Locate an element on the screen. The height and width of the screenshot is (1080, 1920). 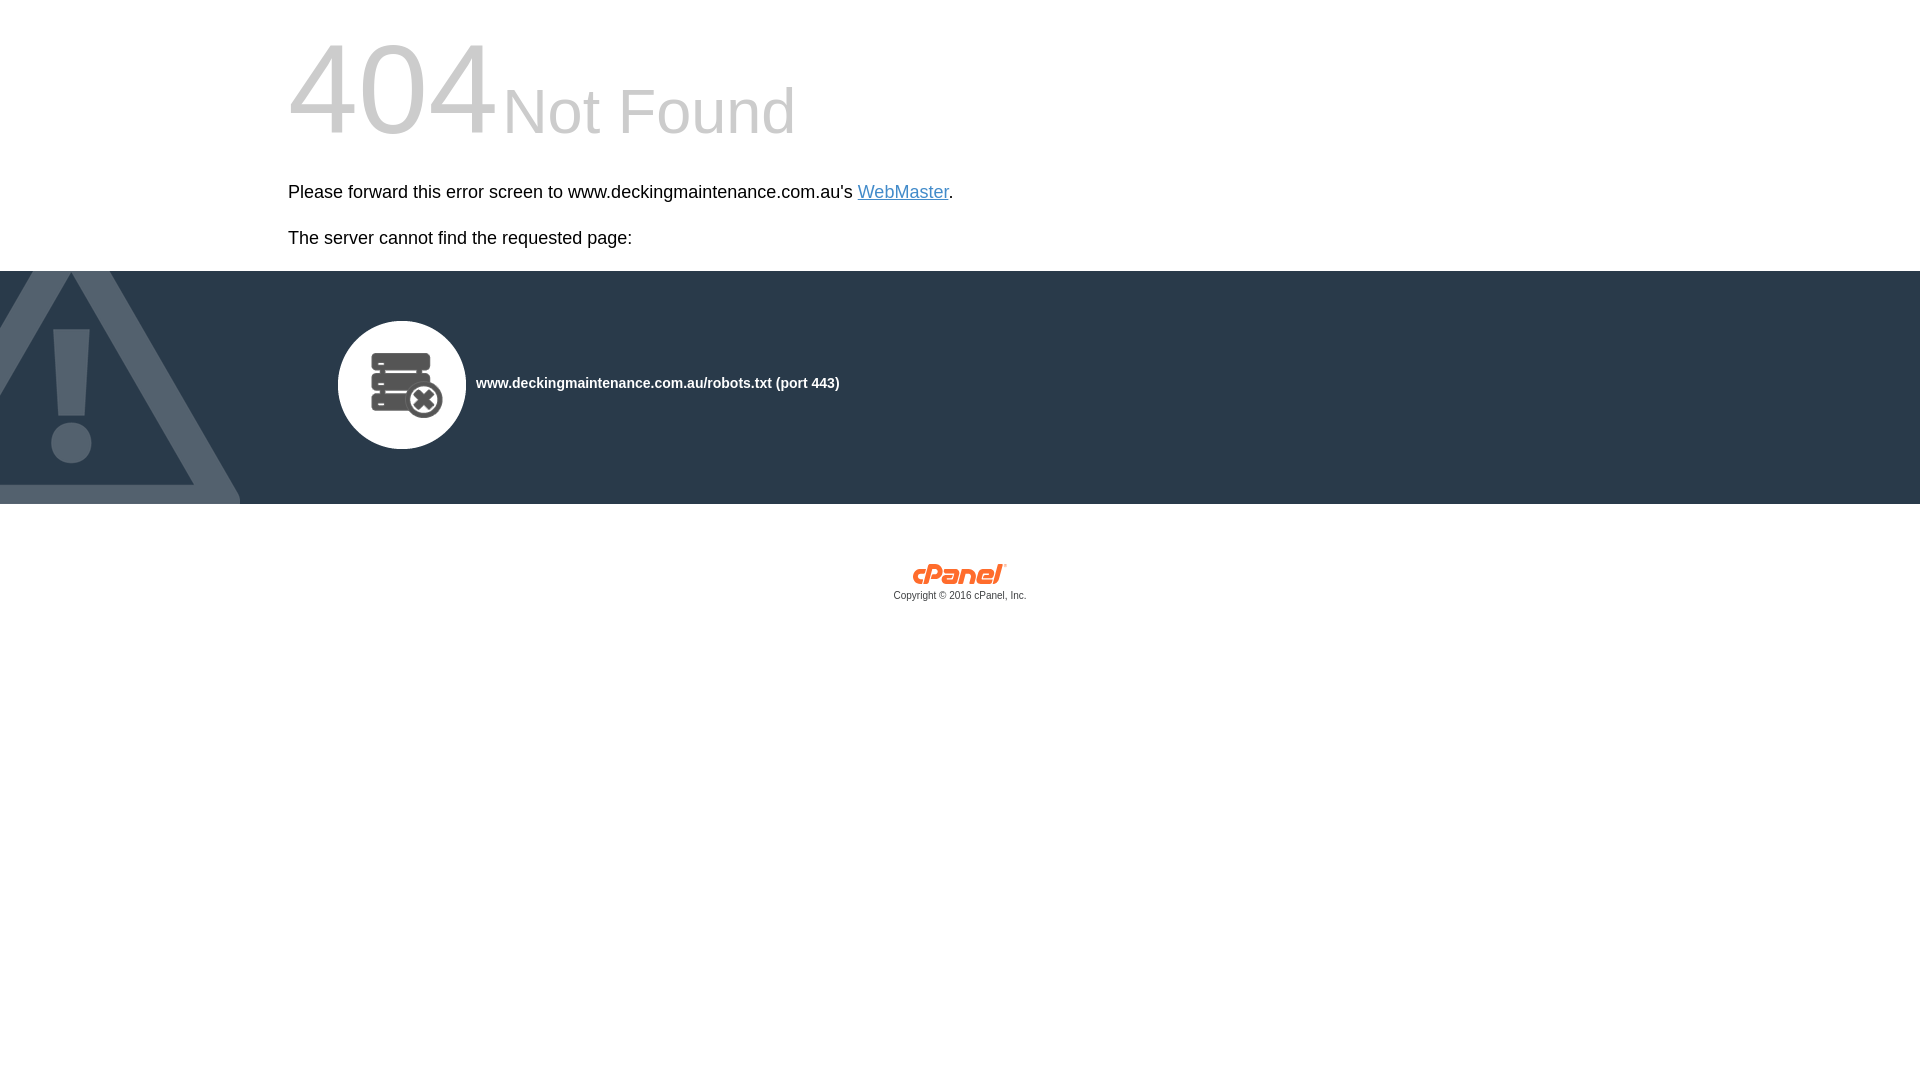
'WebMaster' is located at coordinates (902, 192).